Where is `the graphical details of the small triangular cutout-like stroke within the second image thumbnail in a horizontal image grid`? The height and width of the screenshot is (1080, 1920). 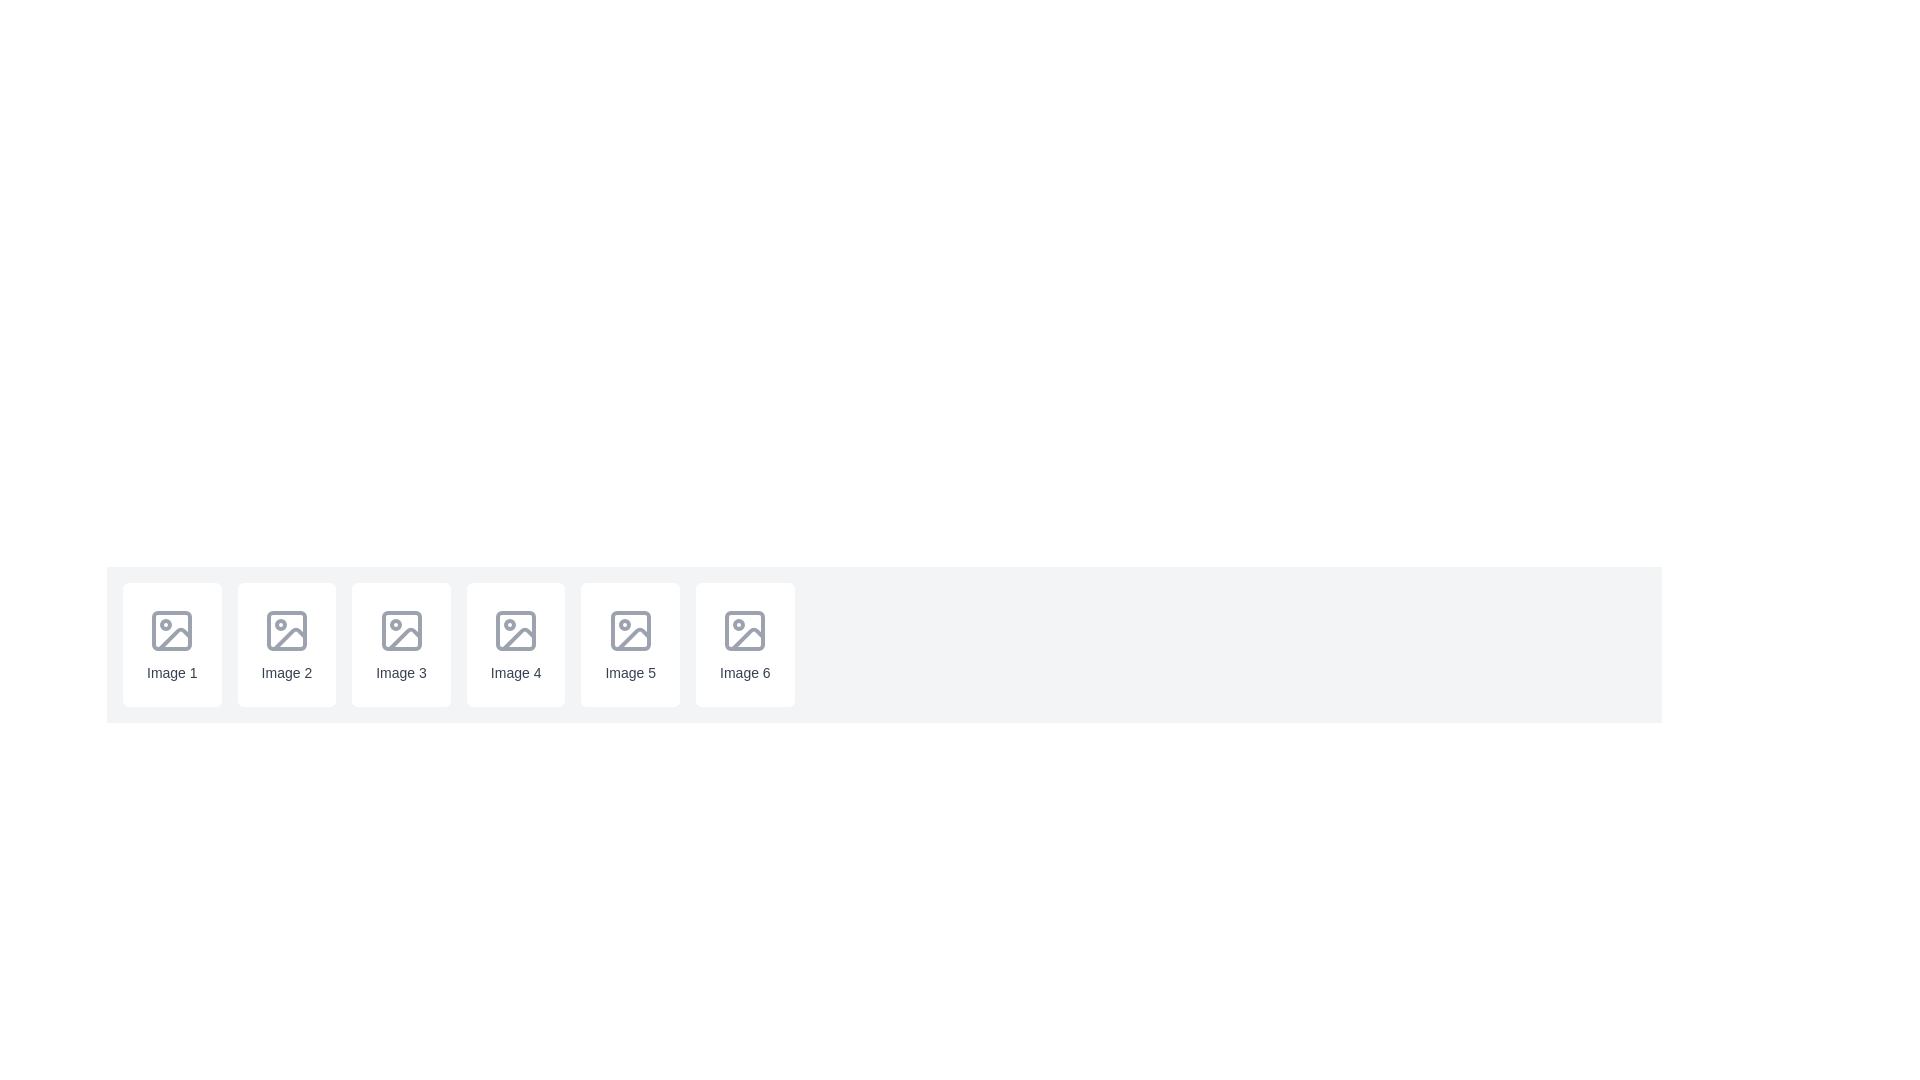 the graphical details of the small triangular cutout-like stroke within the second image thumbnail in a horizontal image grid is located at coordinates (288, 639).